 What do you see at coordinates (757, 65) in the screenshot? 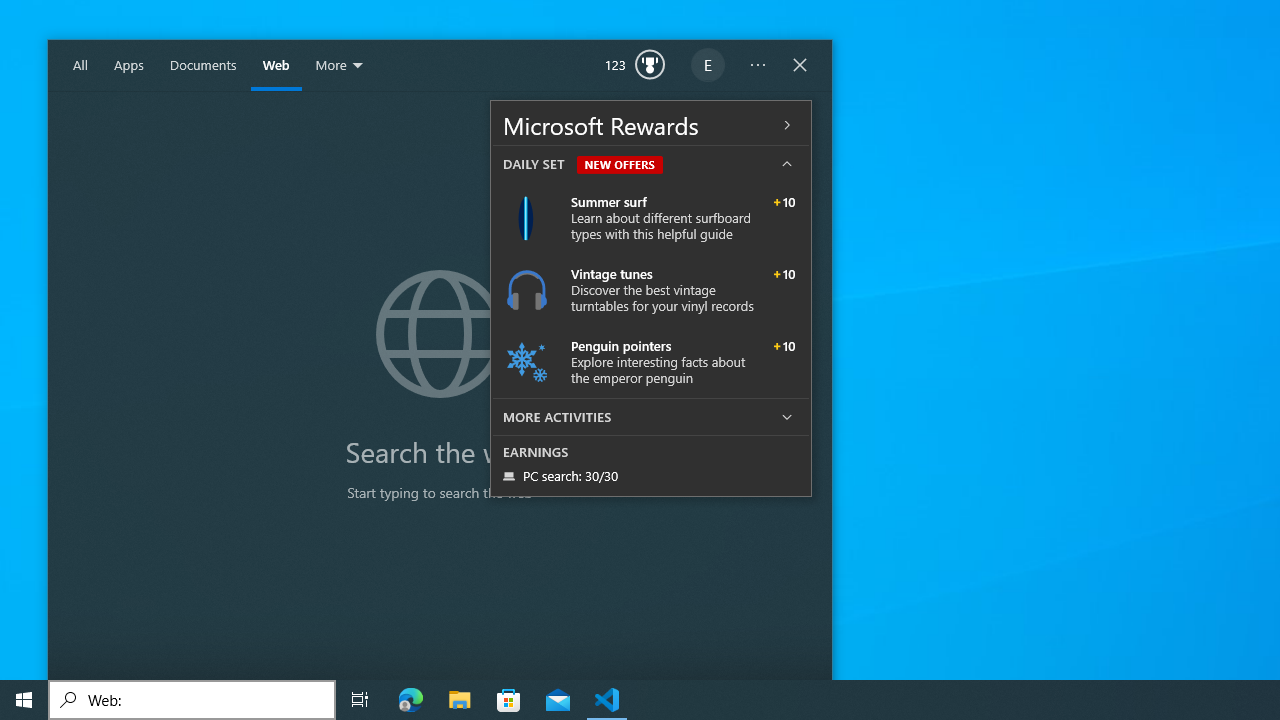
I see `'Options'` at bounding box center [757, 65].